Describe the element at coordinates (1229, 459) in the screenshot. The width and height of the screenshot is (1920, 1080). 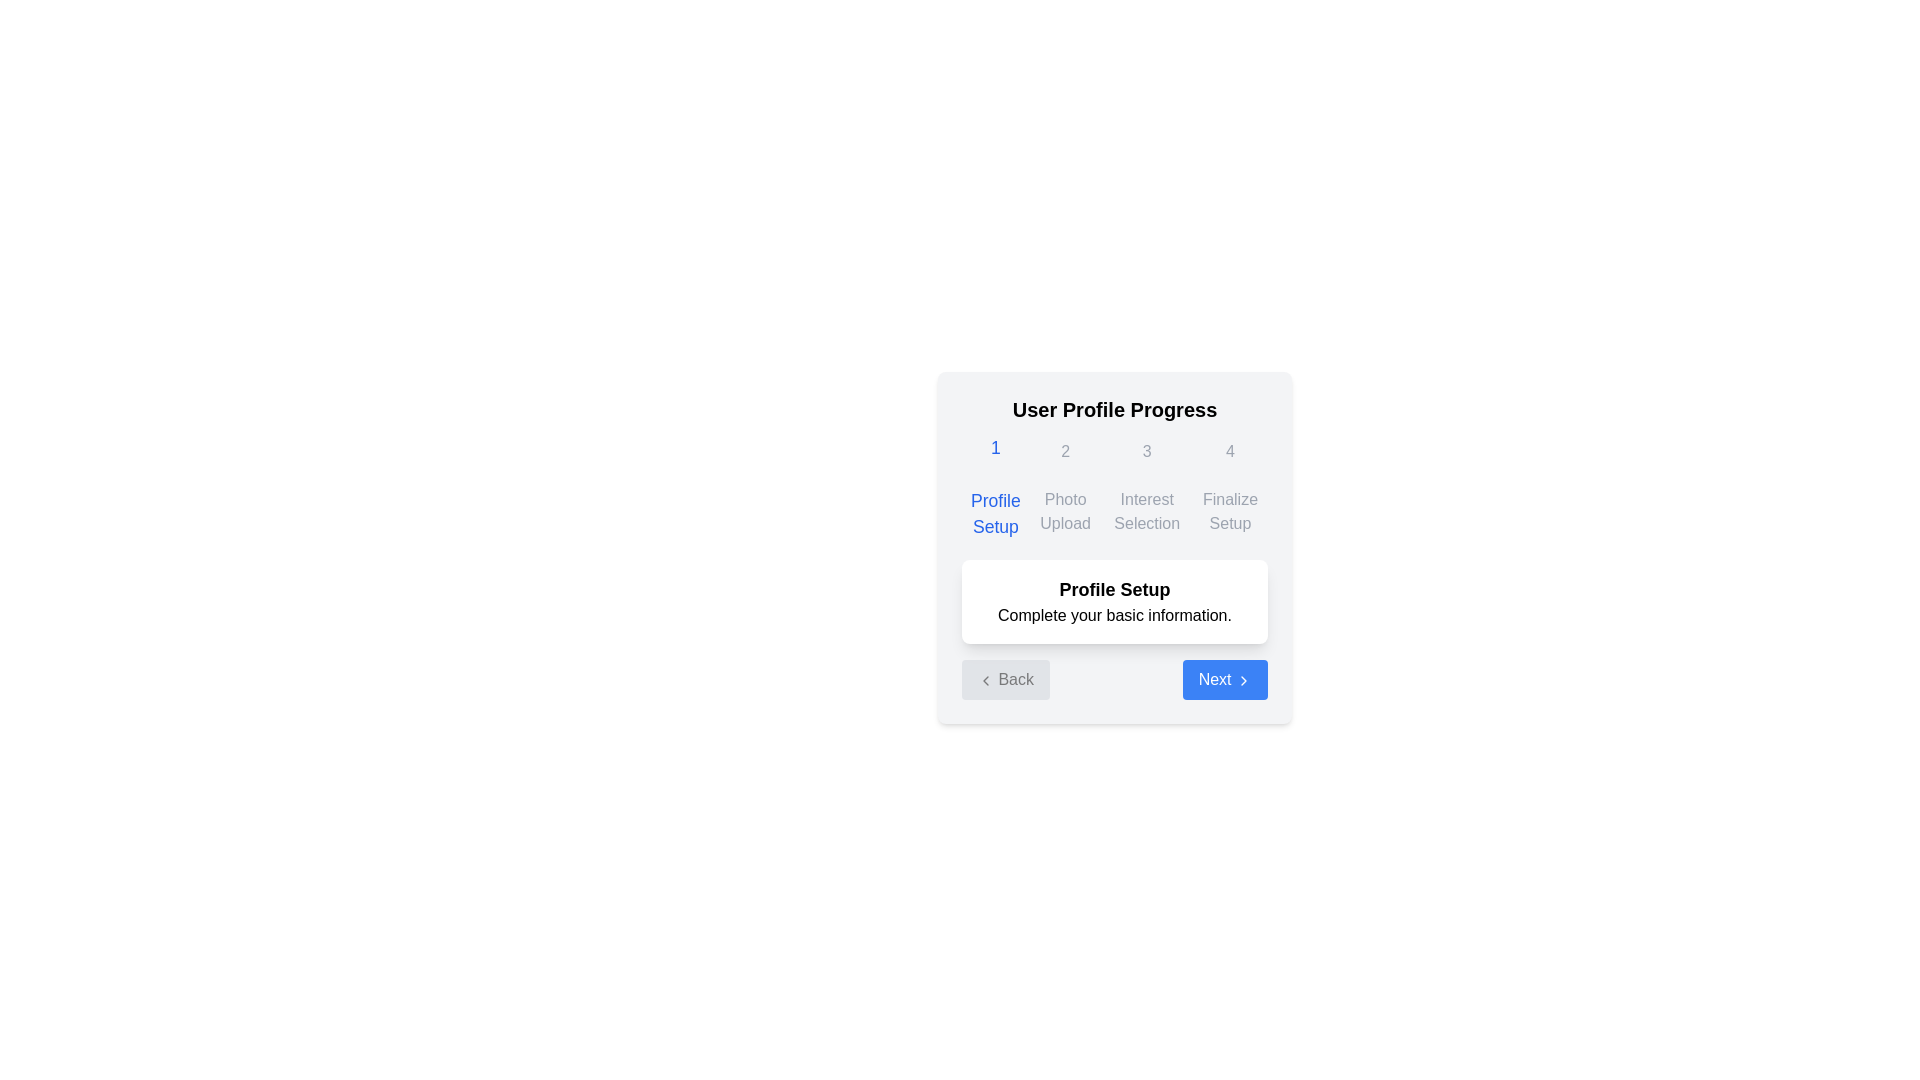
I see `the circular icon with the number '4' in light gray, located at the rightmost end of the step navigation indicators, positioned above the 'Finalize Setup' label` at that location.